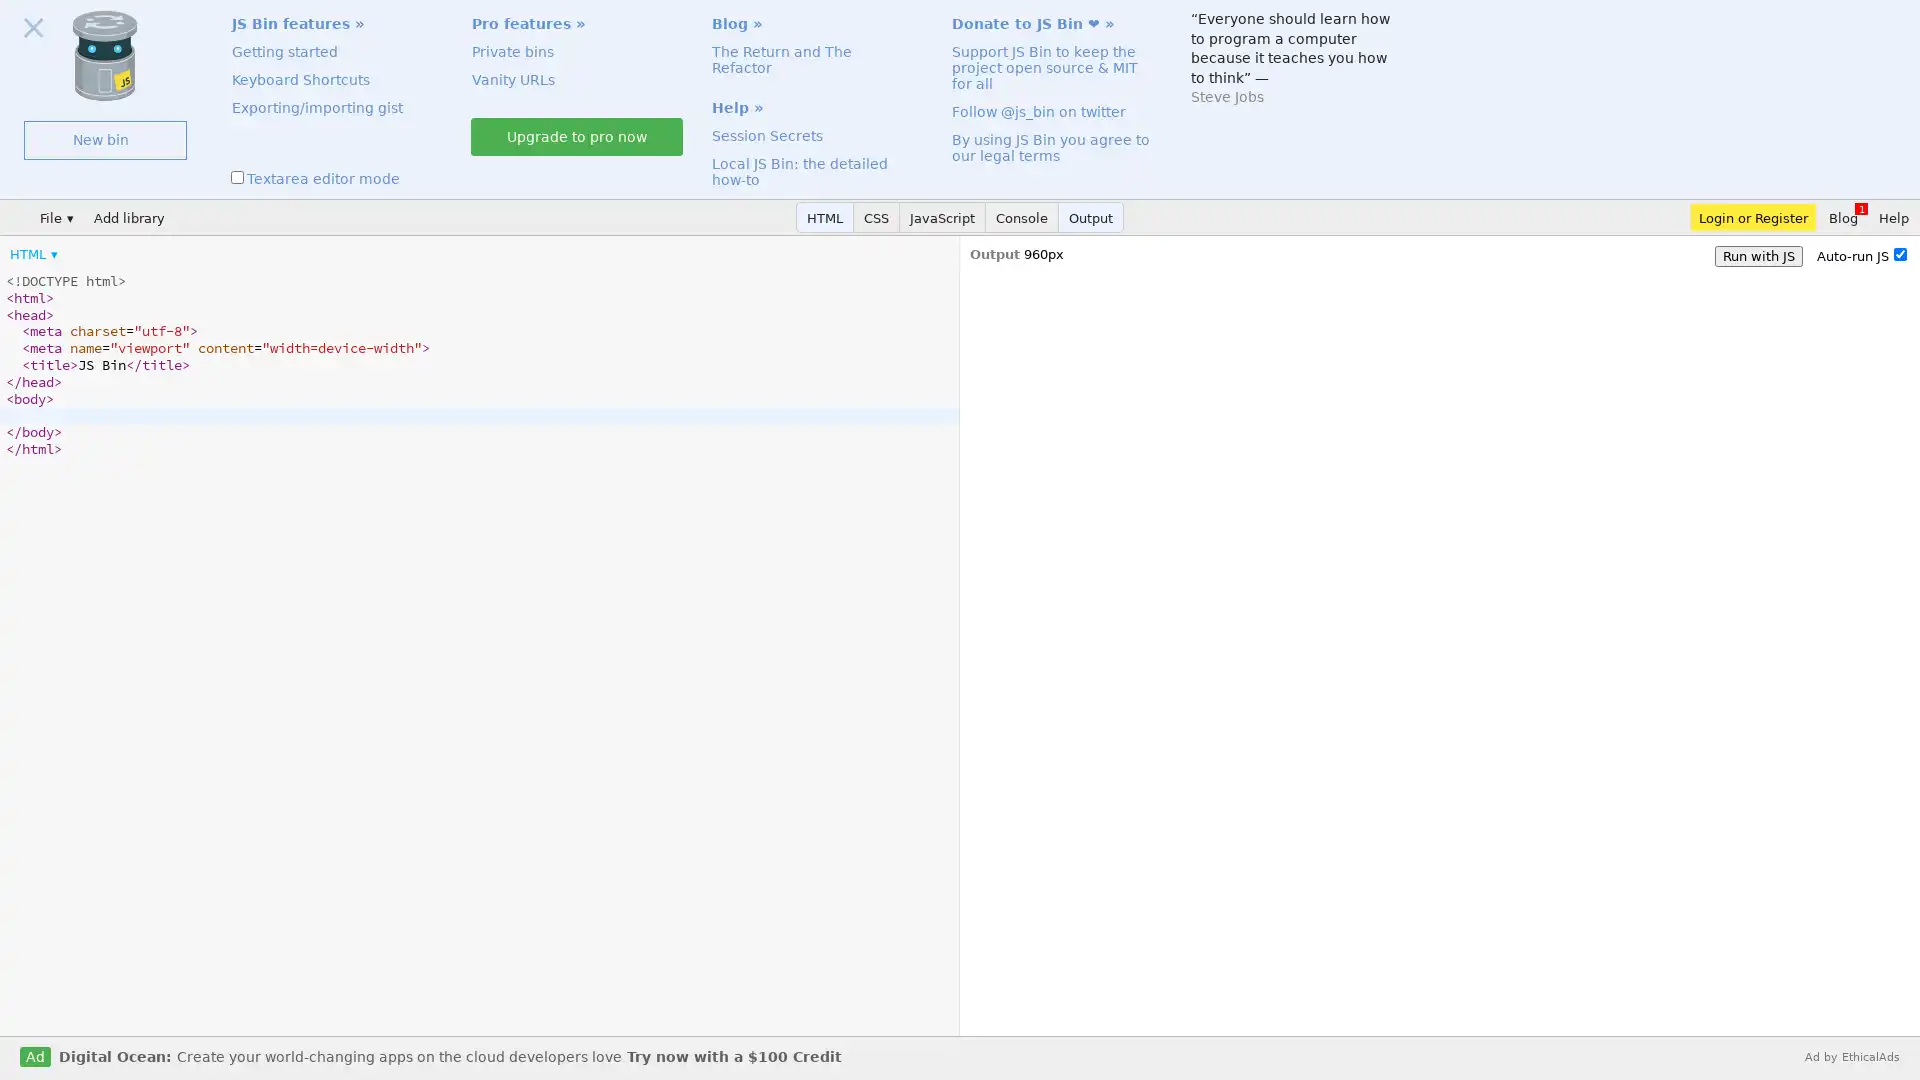 The height and width of the screenshot is (1080, 1920). What do you see at coordinates (1757, 255) in the screenshot?
I see `Run with JS` at bounding box center [1757, 255].